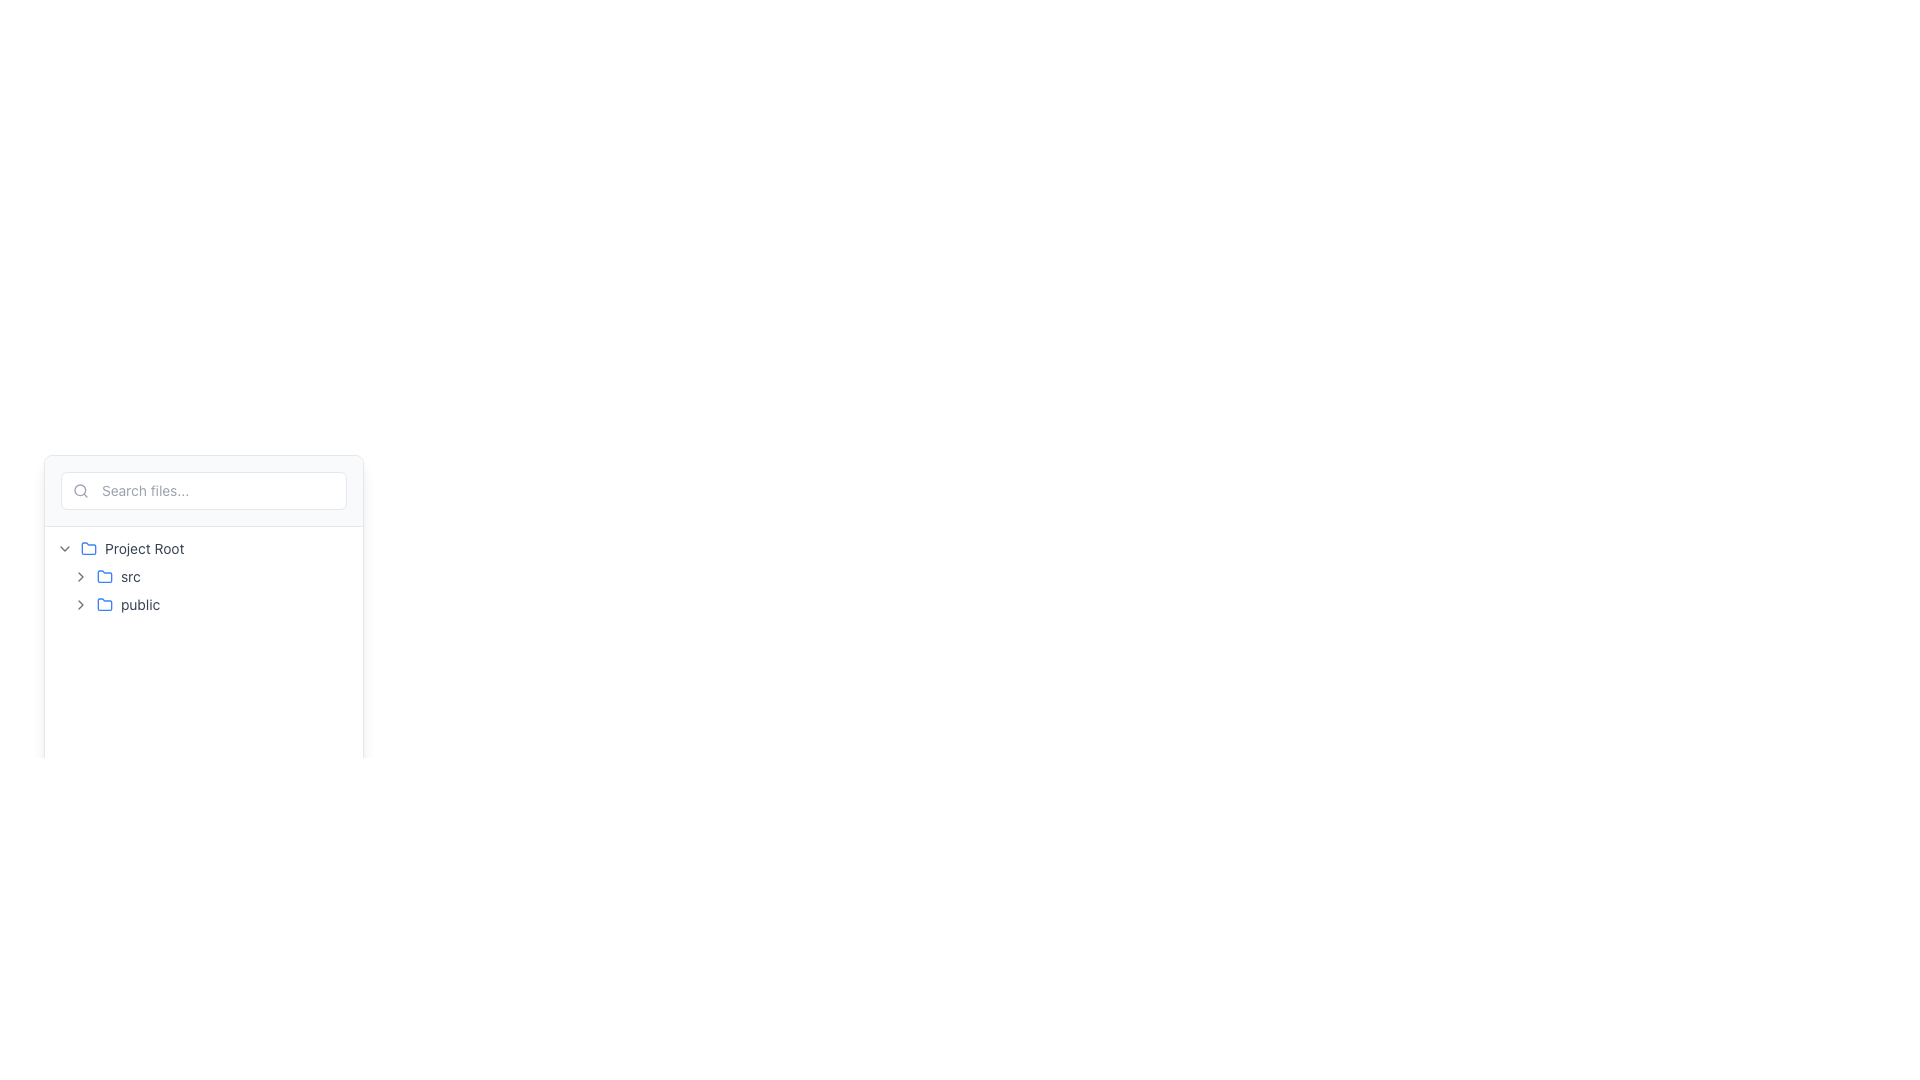 Image resolution: width=1920 pixels, height=1080 pixels. Describe the element at coordinates (80, 490) in the screenshot. I see `the SVG icon representing a magnifying glass, which is positioned at the far left of the search input field area` at that location.